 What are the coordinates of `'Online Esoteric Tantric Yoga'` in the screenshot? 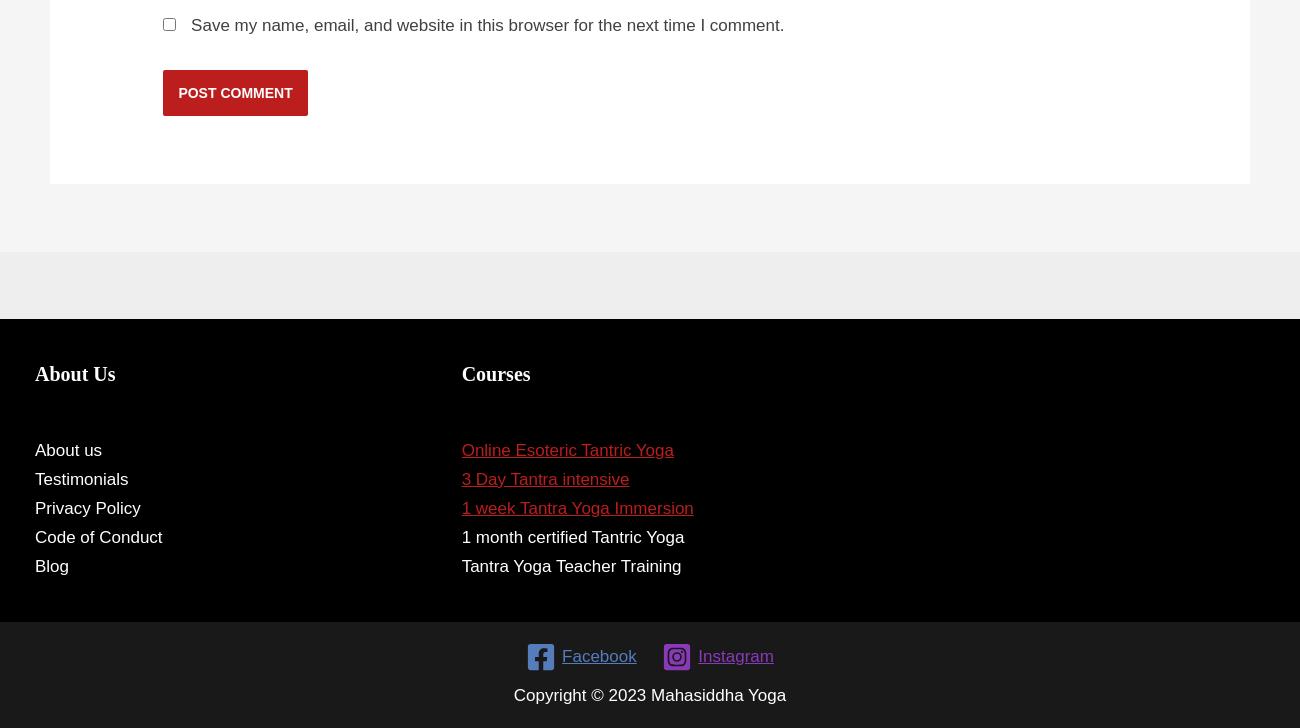 It's located at (566, 450).